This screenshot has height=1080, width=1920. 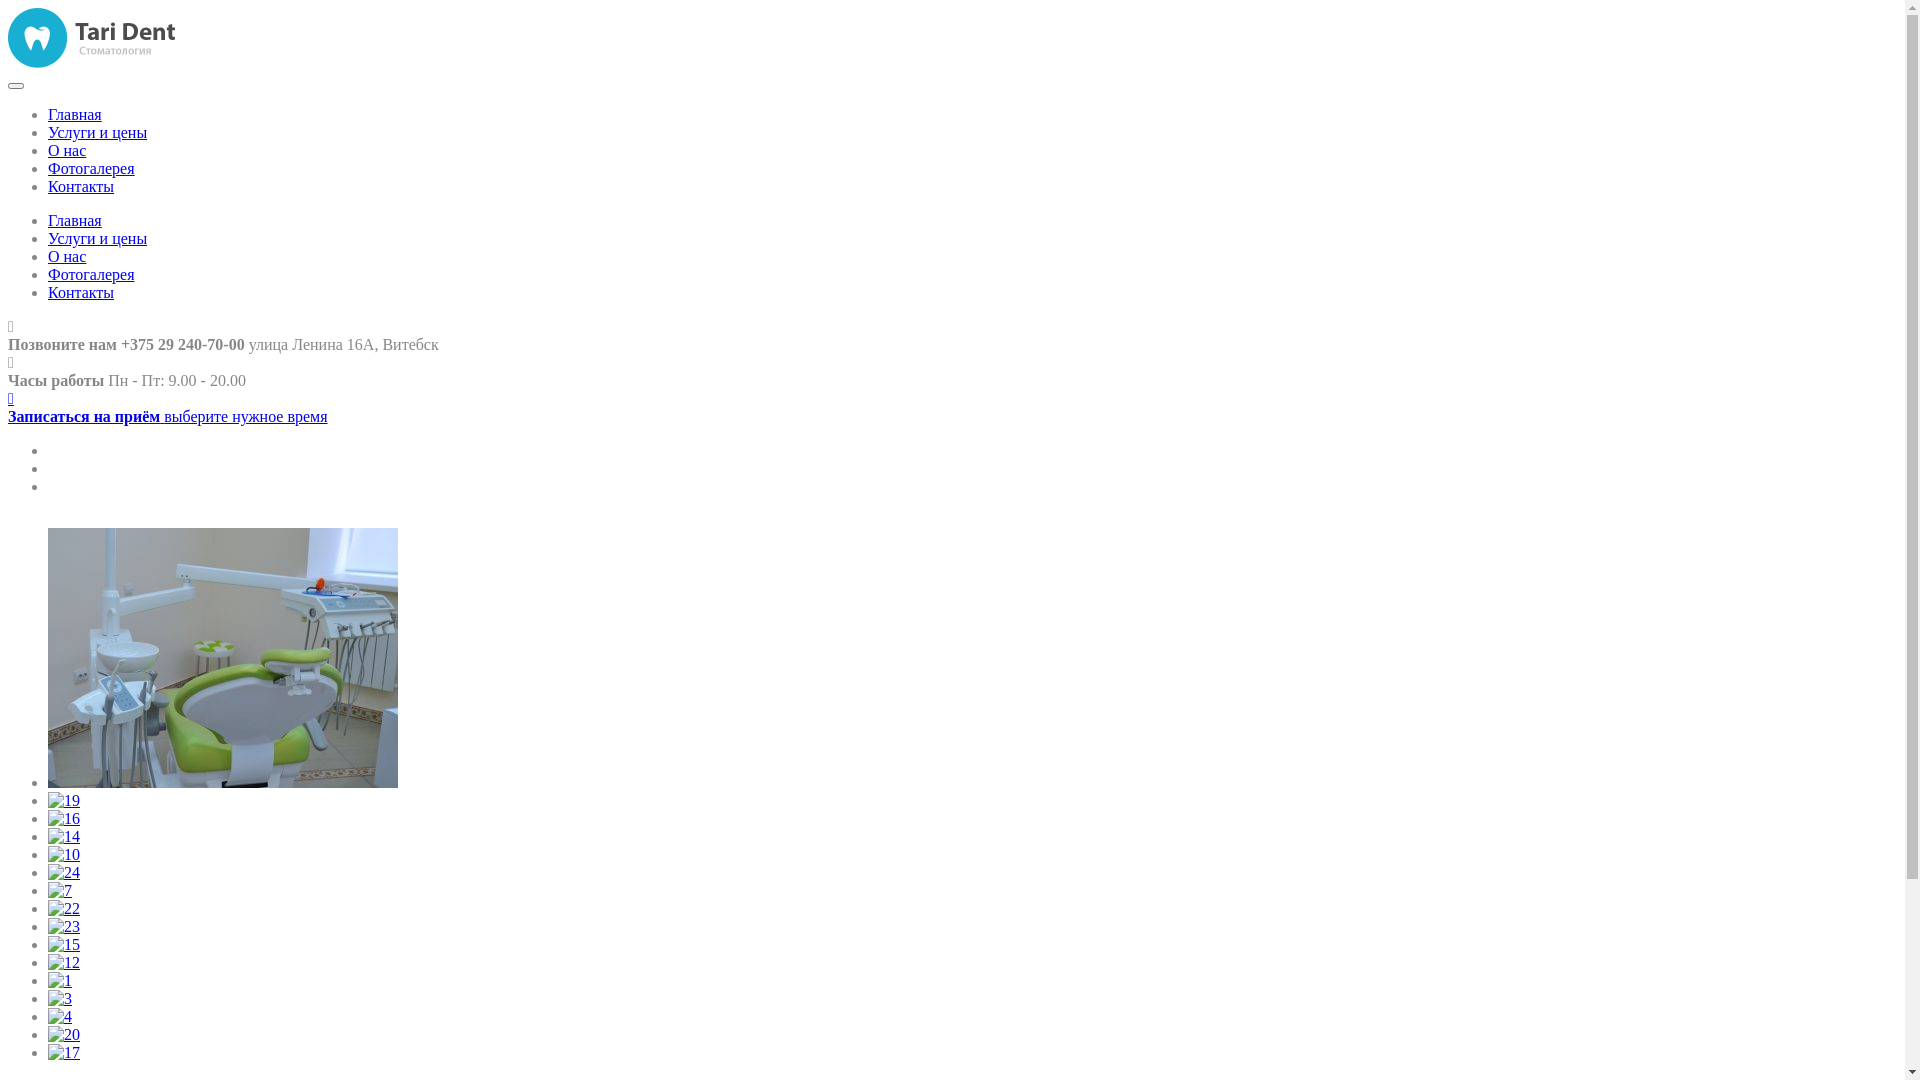 What do you see at coordinates (63, 800) in the screenshot?
I see `'19'` at bounding box center [63, 800].